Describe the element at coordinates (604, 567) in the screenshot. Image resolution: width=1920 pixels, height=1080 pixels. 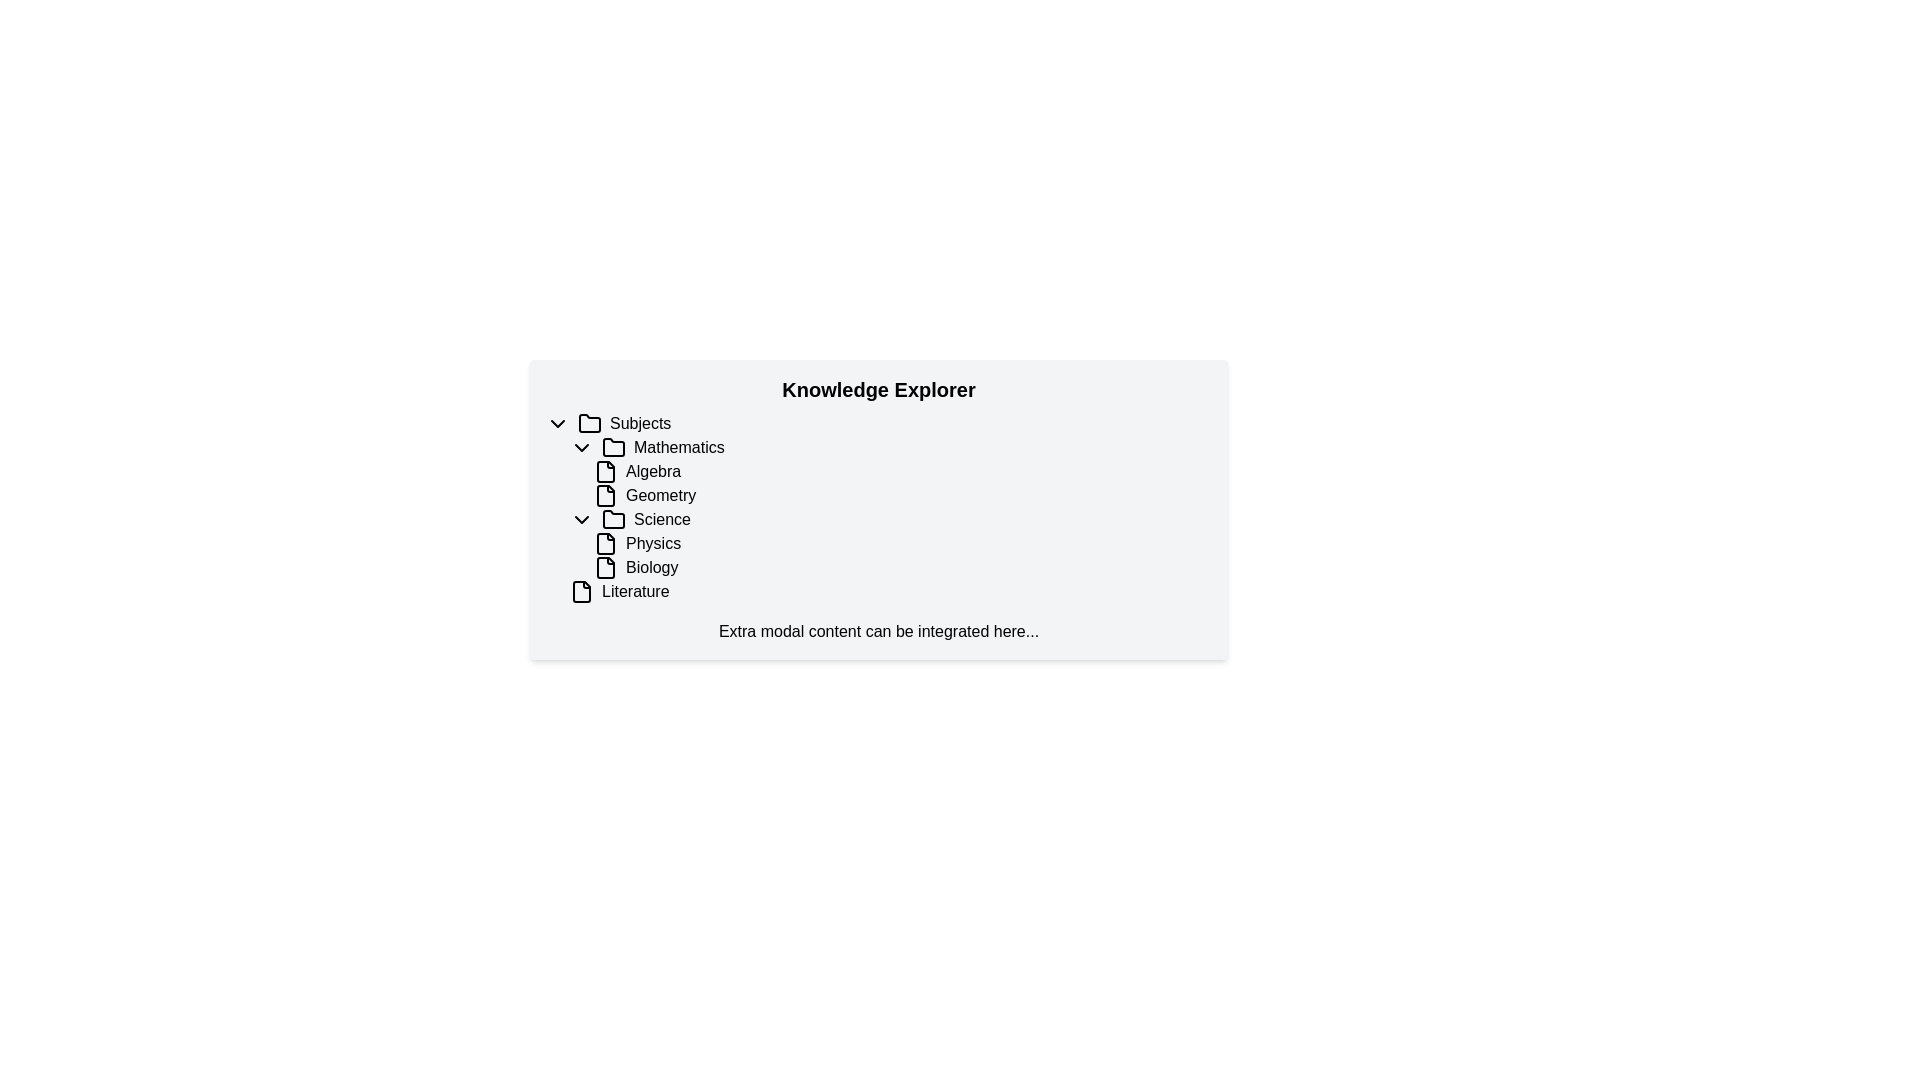
I see `the document icon representing 'Biology' in the 'Knowledge Explorer' folder structure under the 'Science' category` at that location.